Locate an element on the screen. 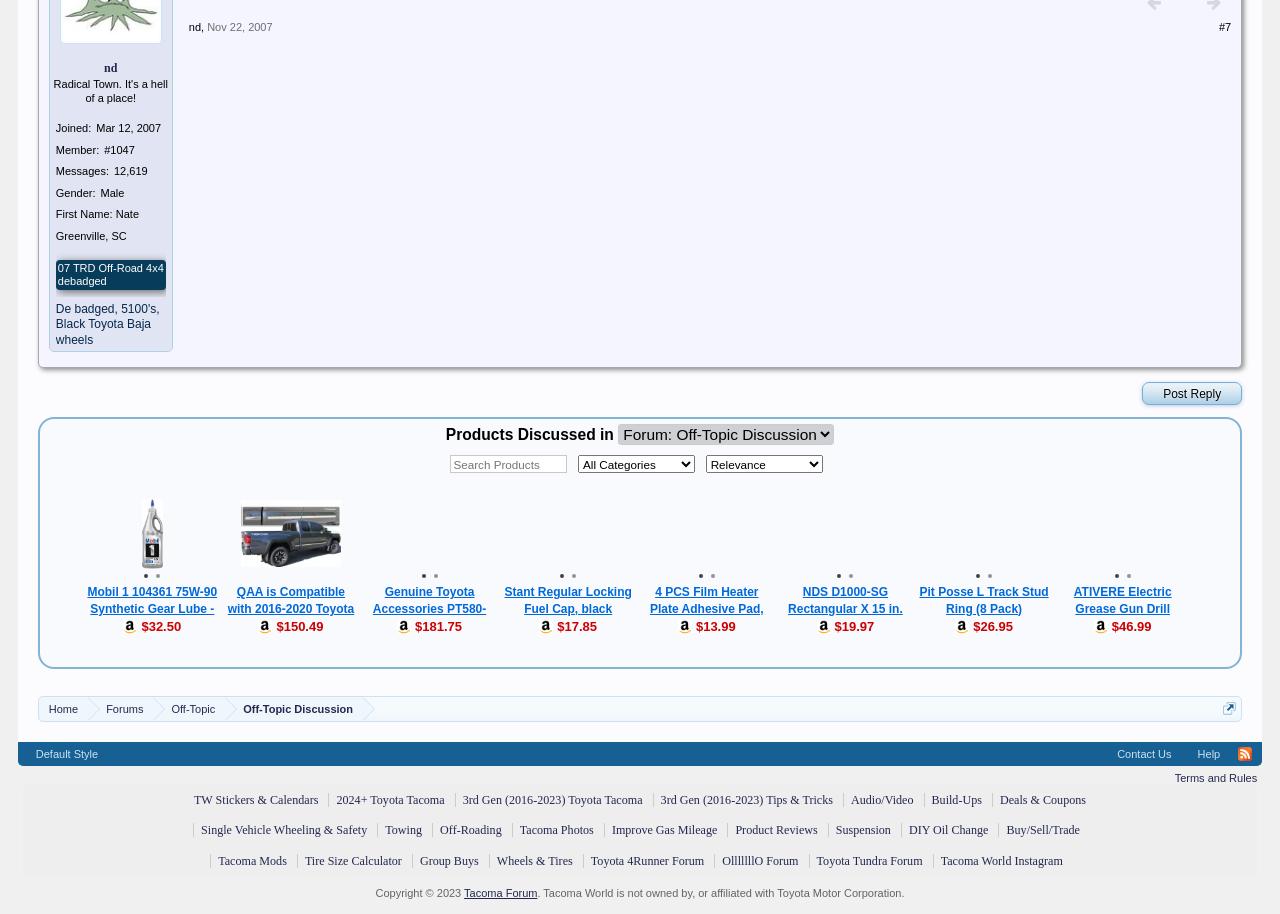 The height and width of the screenshot is (914, 1280). 'Mobil 1 104361 75W-90 Synthetic Gear Lube - 1 Quart (Pack of 2)' is located at coordinates (150, 607).